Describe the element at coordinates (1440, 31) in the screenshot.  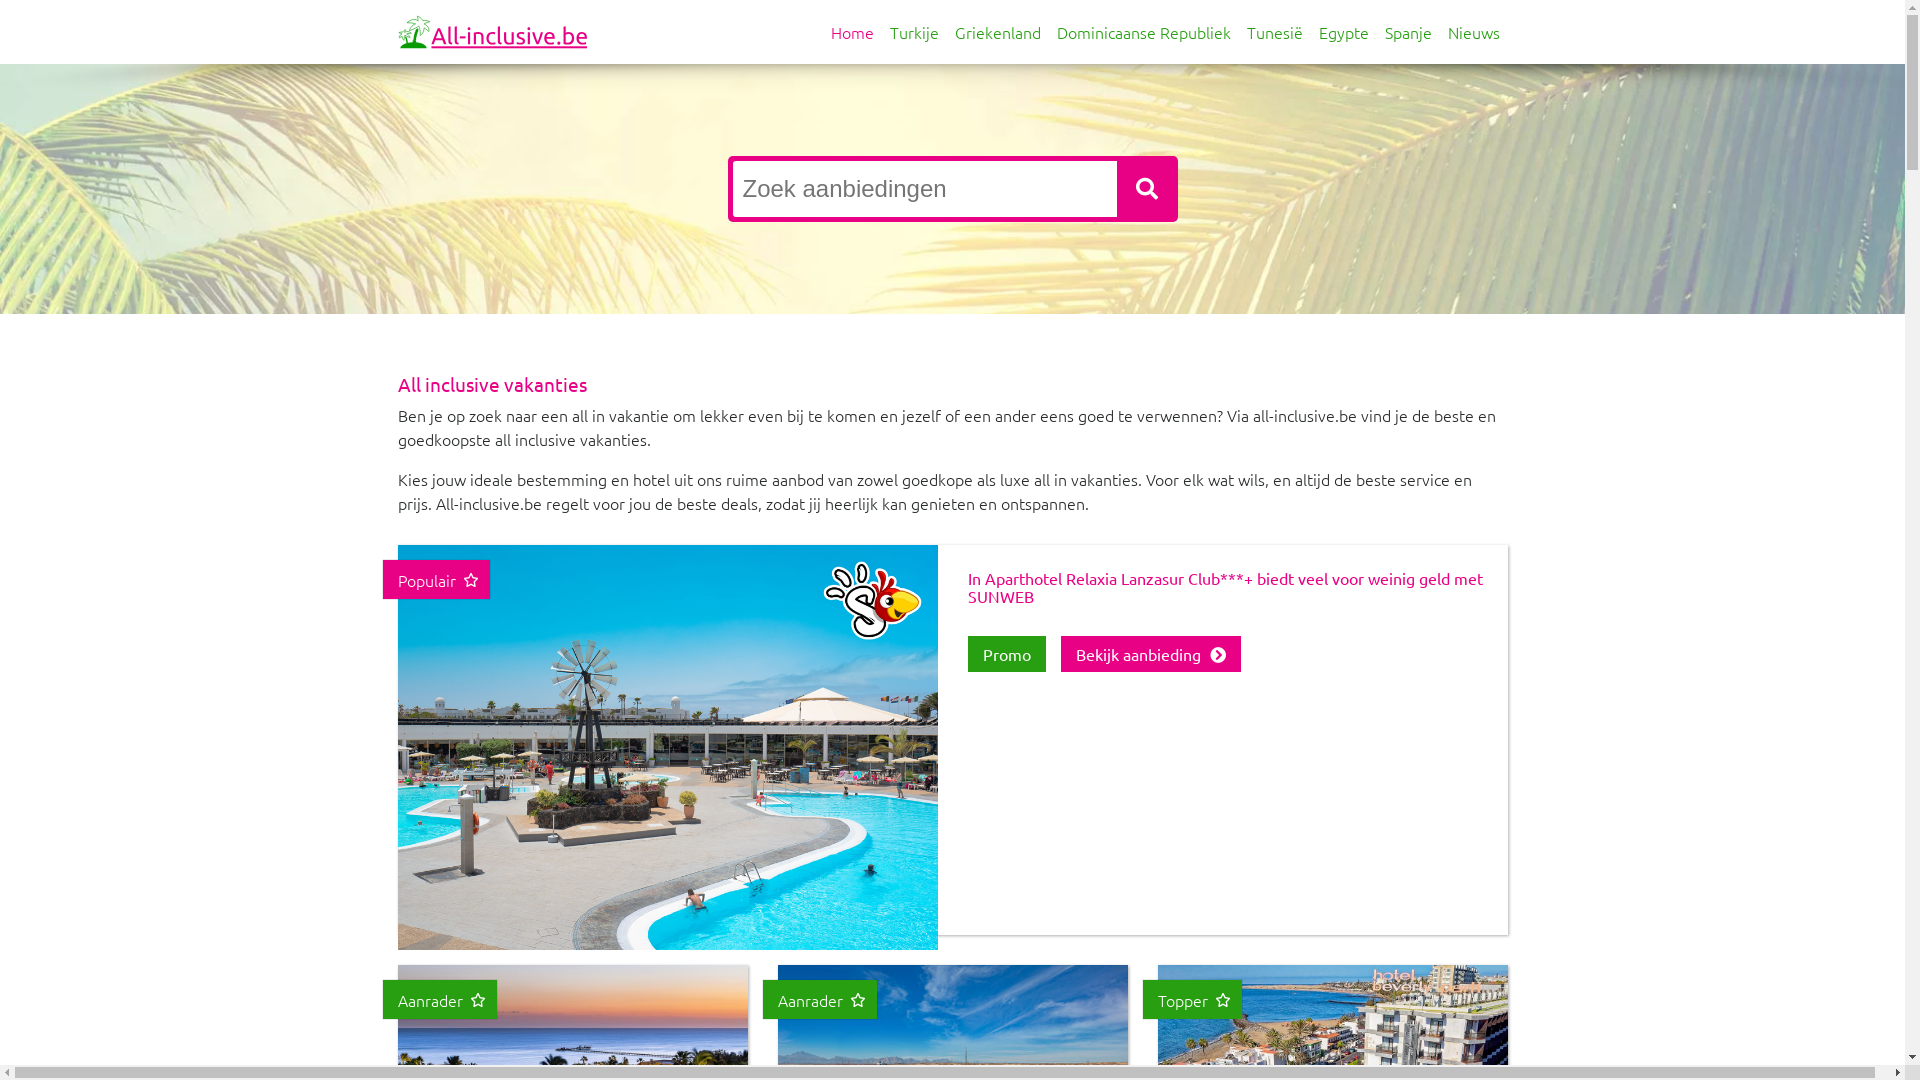
I see `'Nieuws'` at that location.